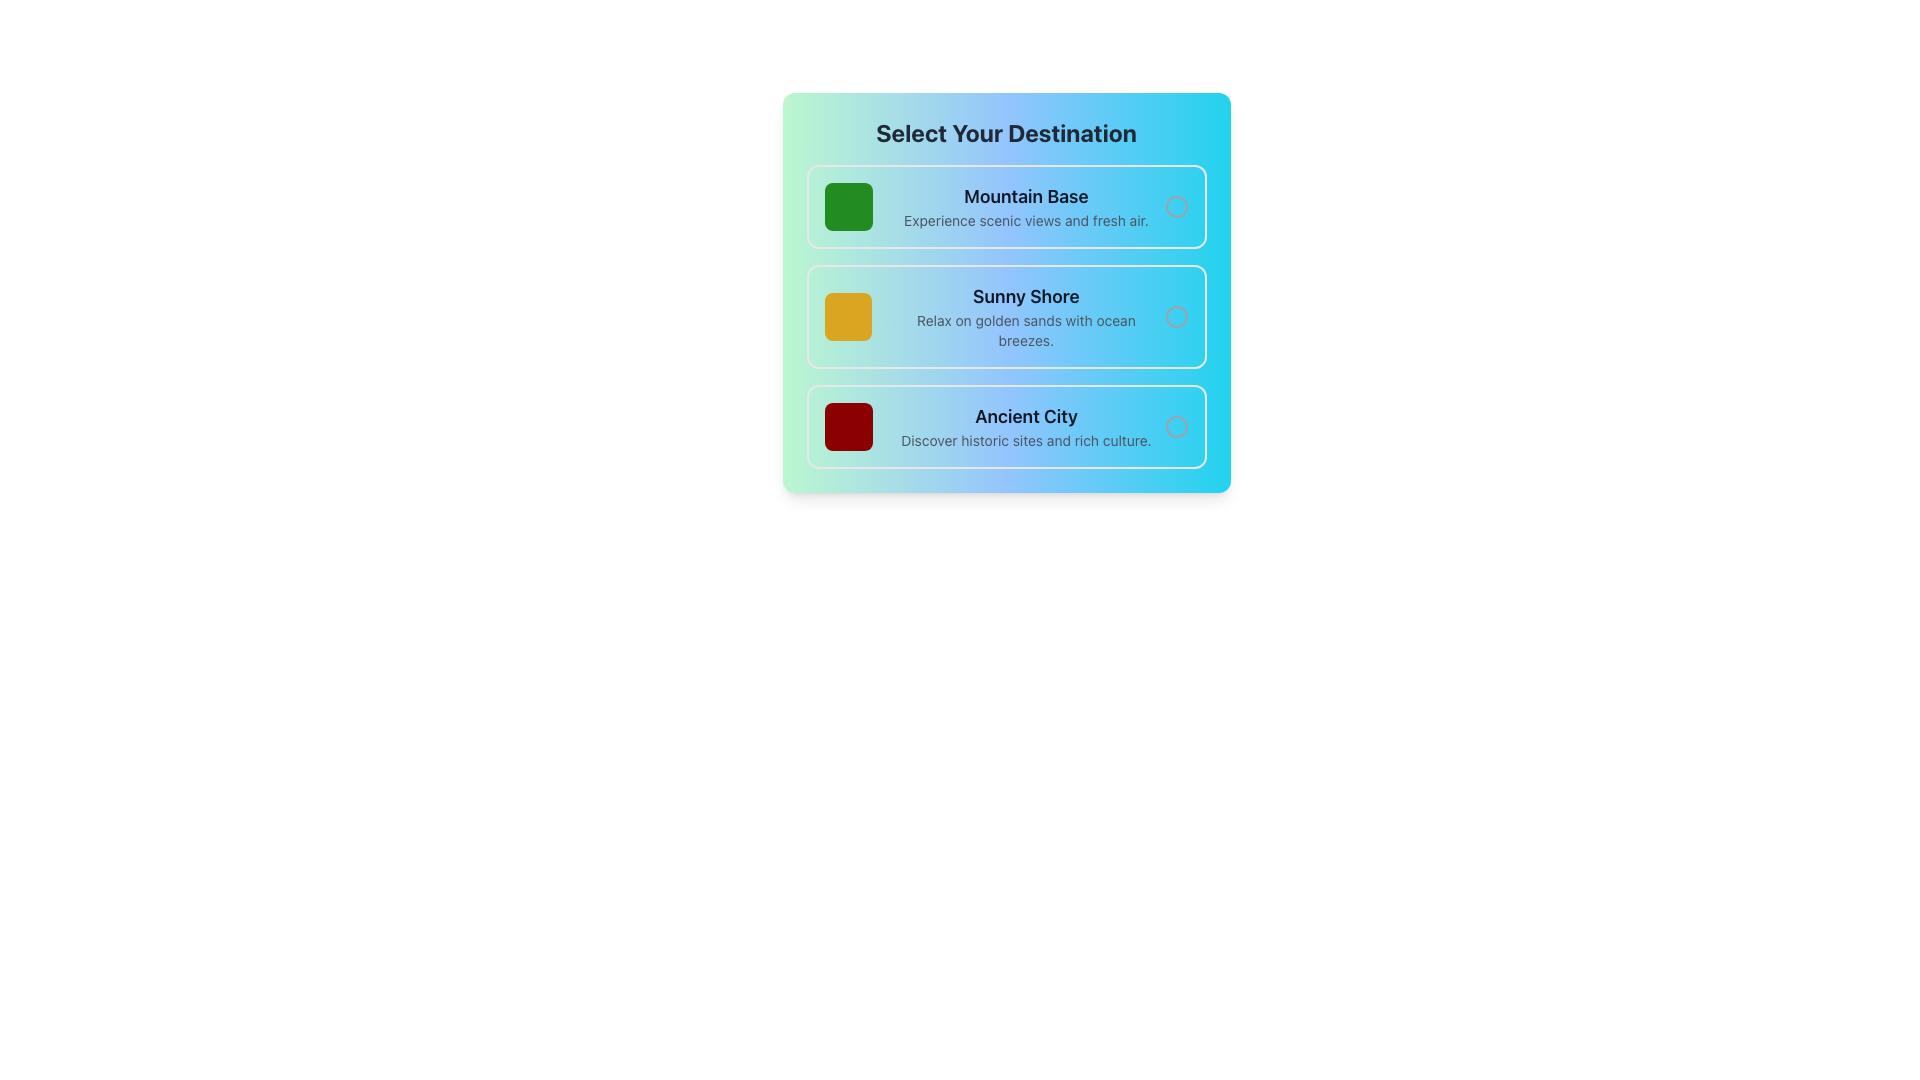  What do you see at coordinates (848, 207) in the screenshot?
I see `the decorative colored square that serves as a visual indicator for the 'Mountain Base' option, located adjacent to its textual content` at bounding box center [848, 207].